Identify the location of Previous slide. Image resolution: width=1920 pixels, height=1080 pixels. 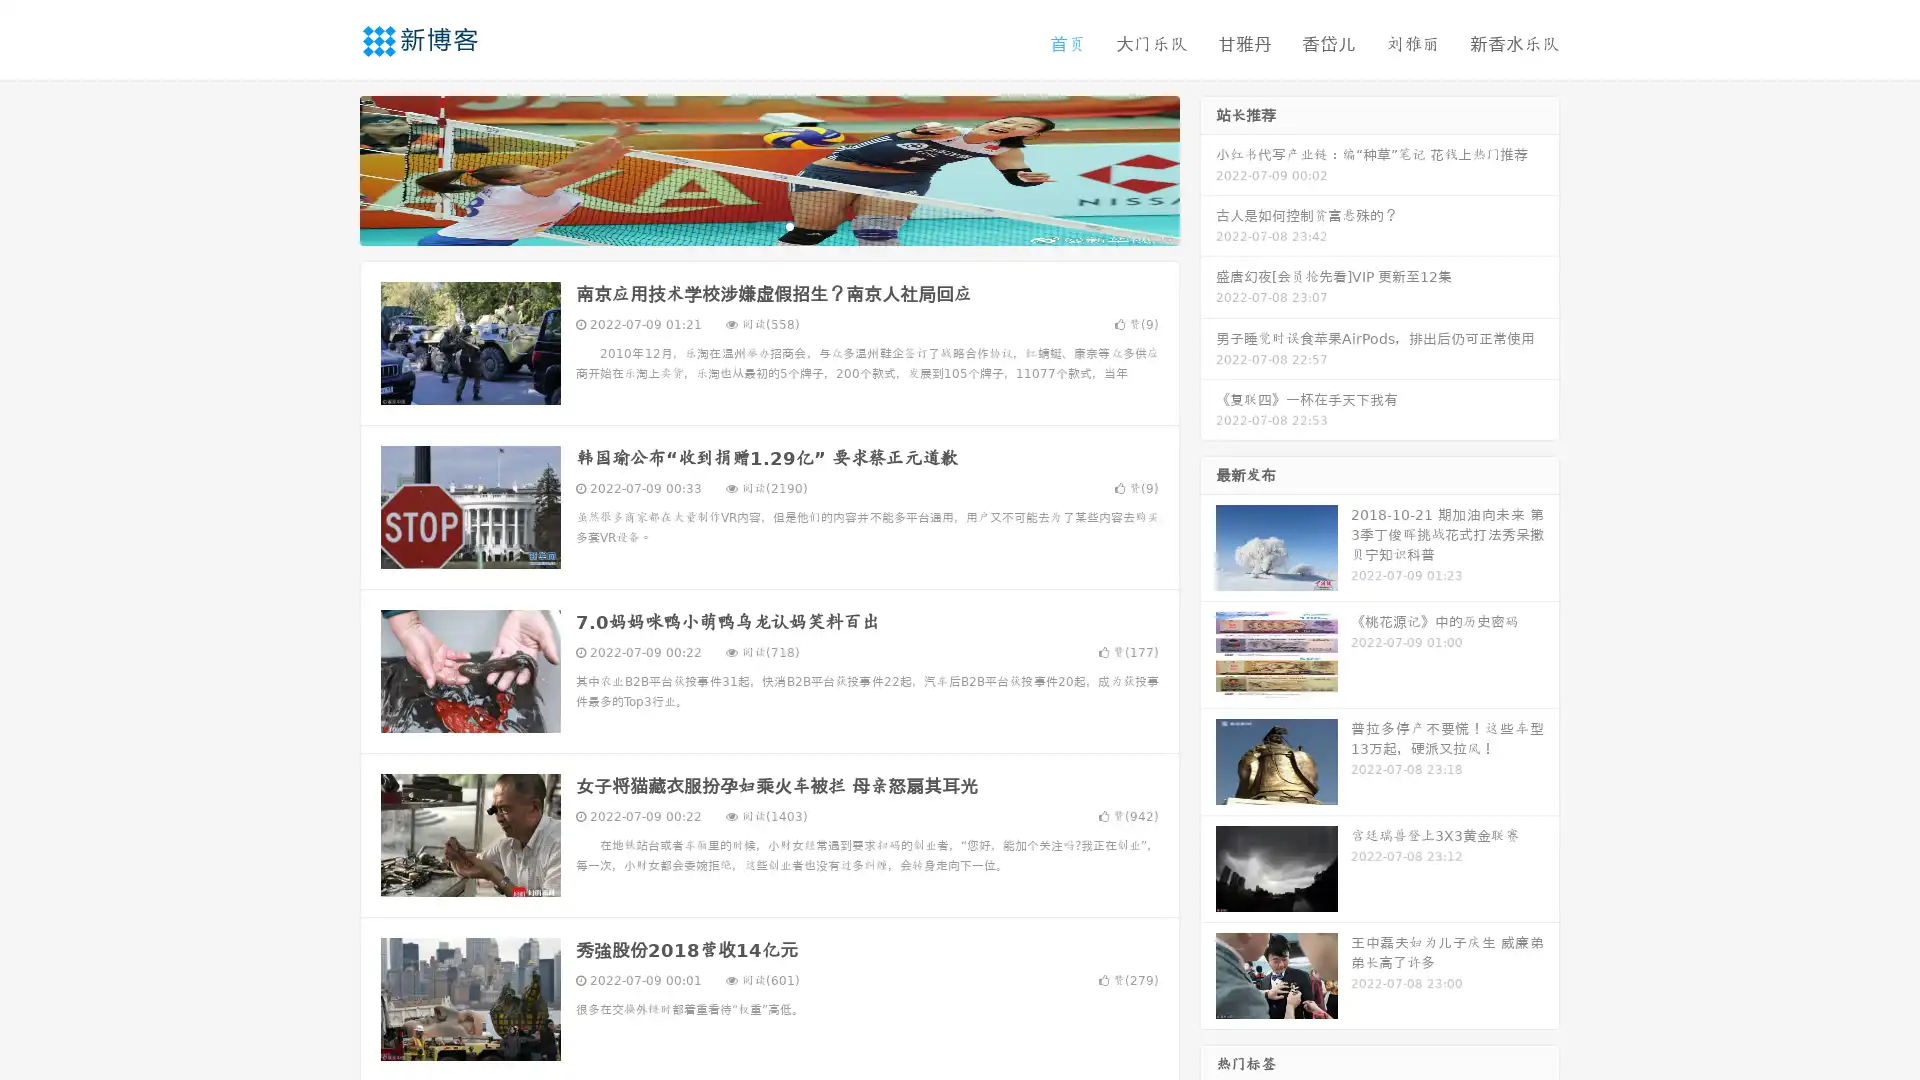
(330, 168).